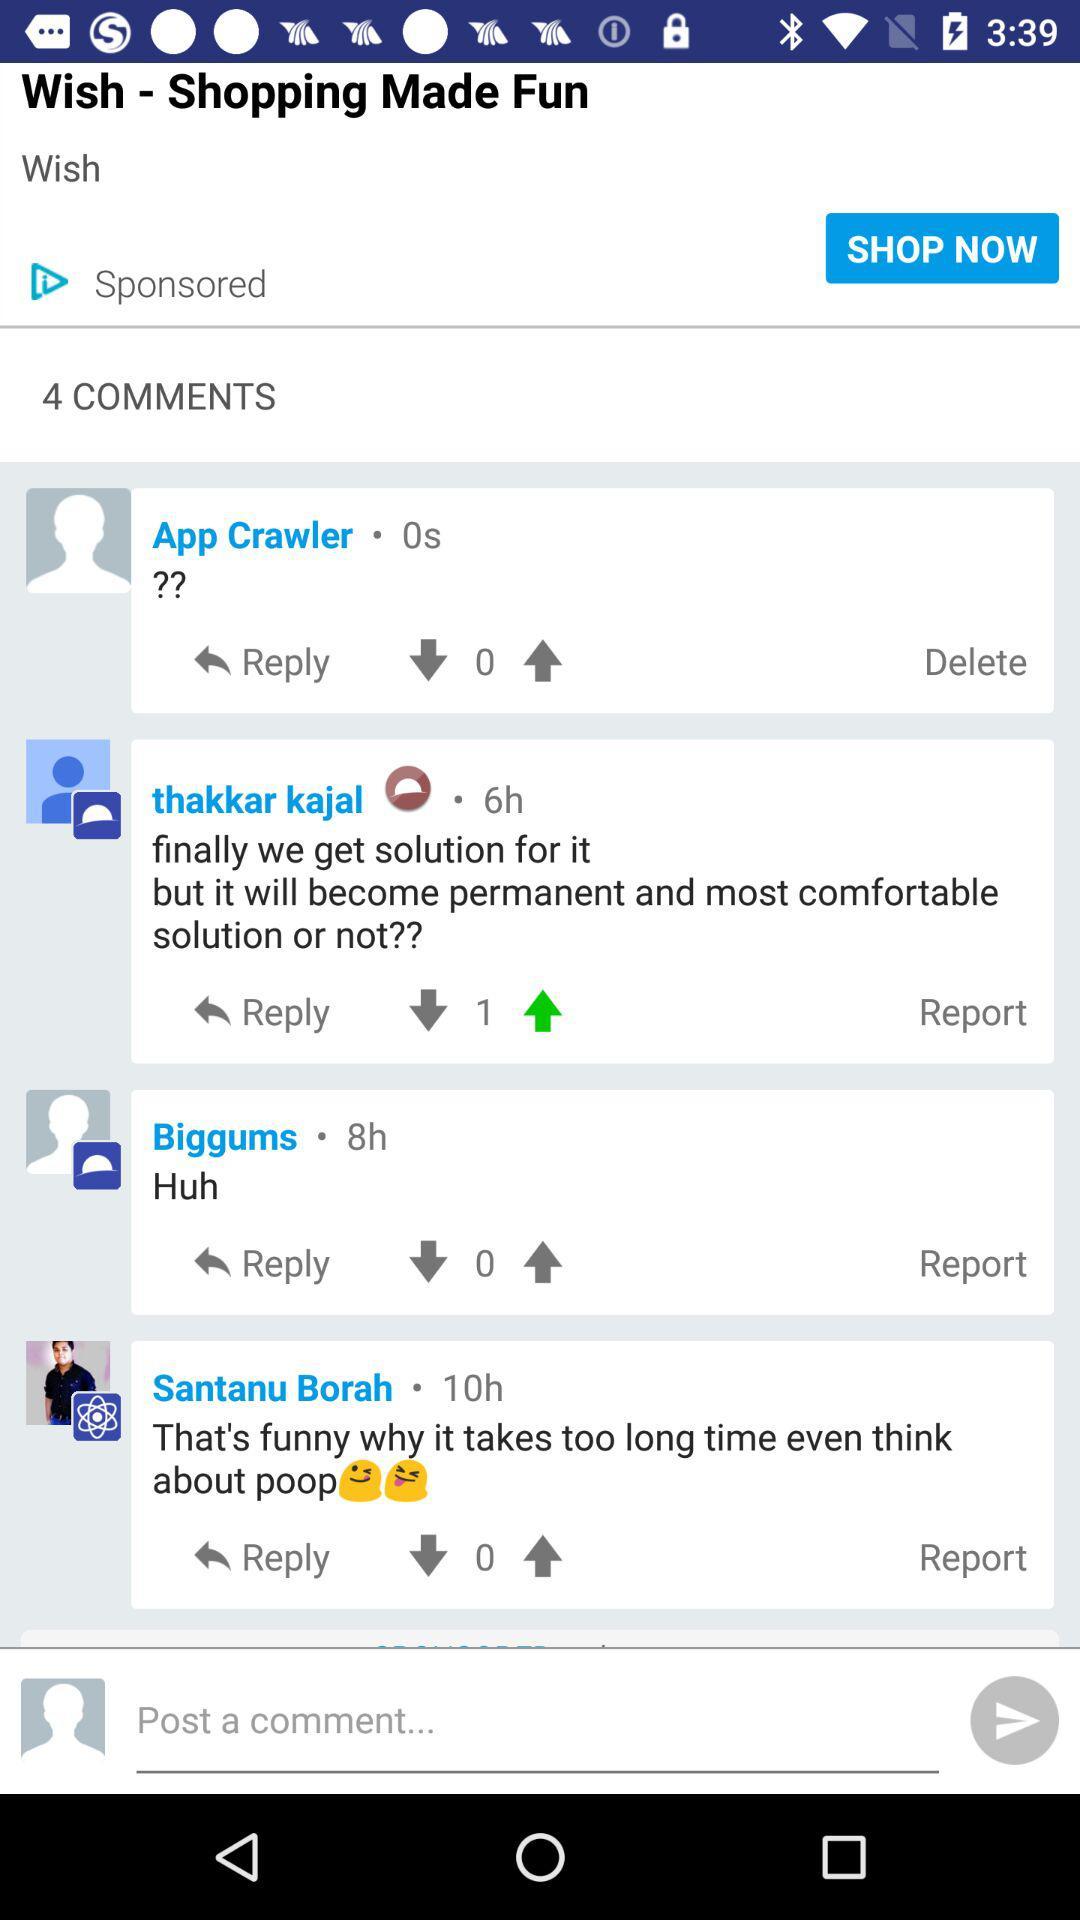 This screenshot has width=1080, height=1920. What do you see at coordinates (288, 1261) in the screenshot?
I see `text reply just above the text santanu borah` at bounding box center [288, 1261].